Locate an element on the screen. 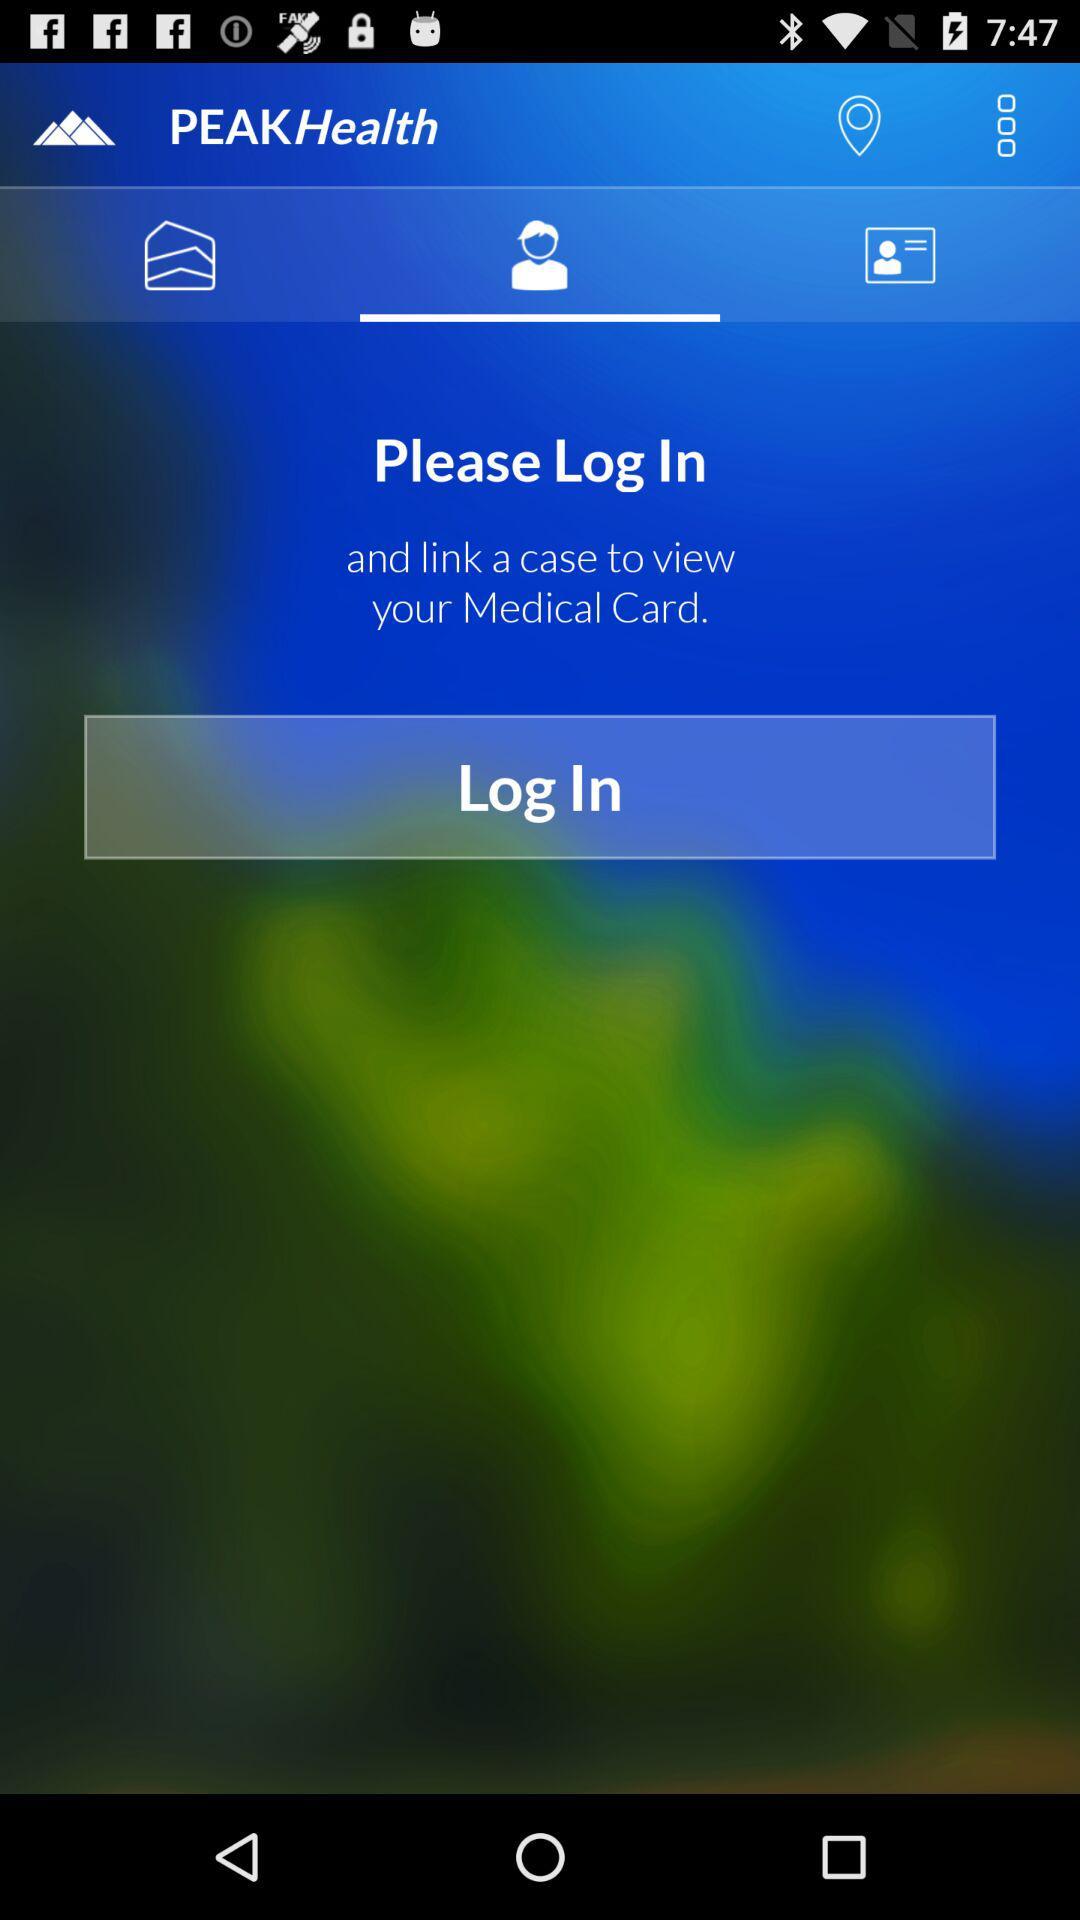 The width and height of the screenshot is (1080, 1920). icon above the log in item is located at coordinates (540, 581).